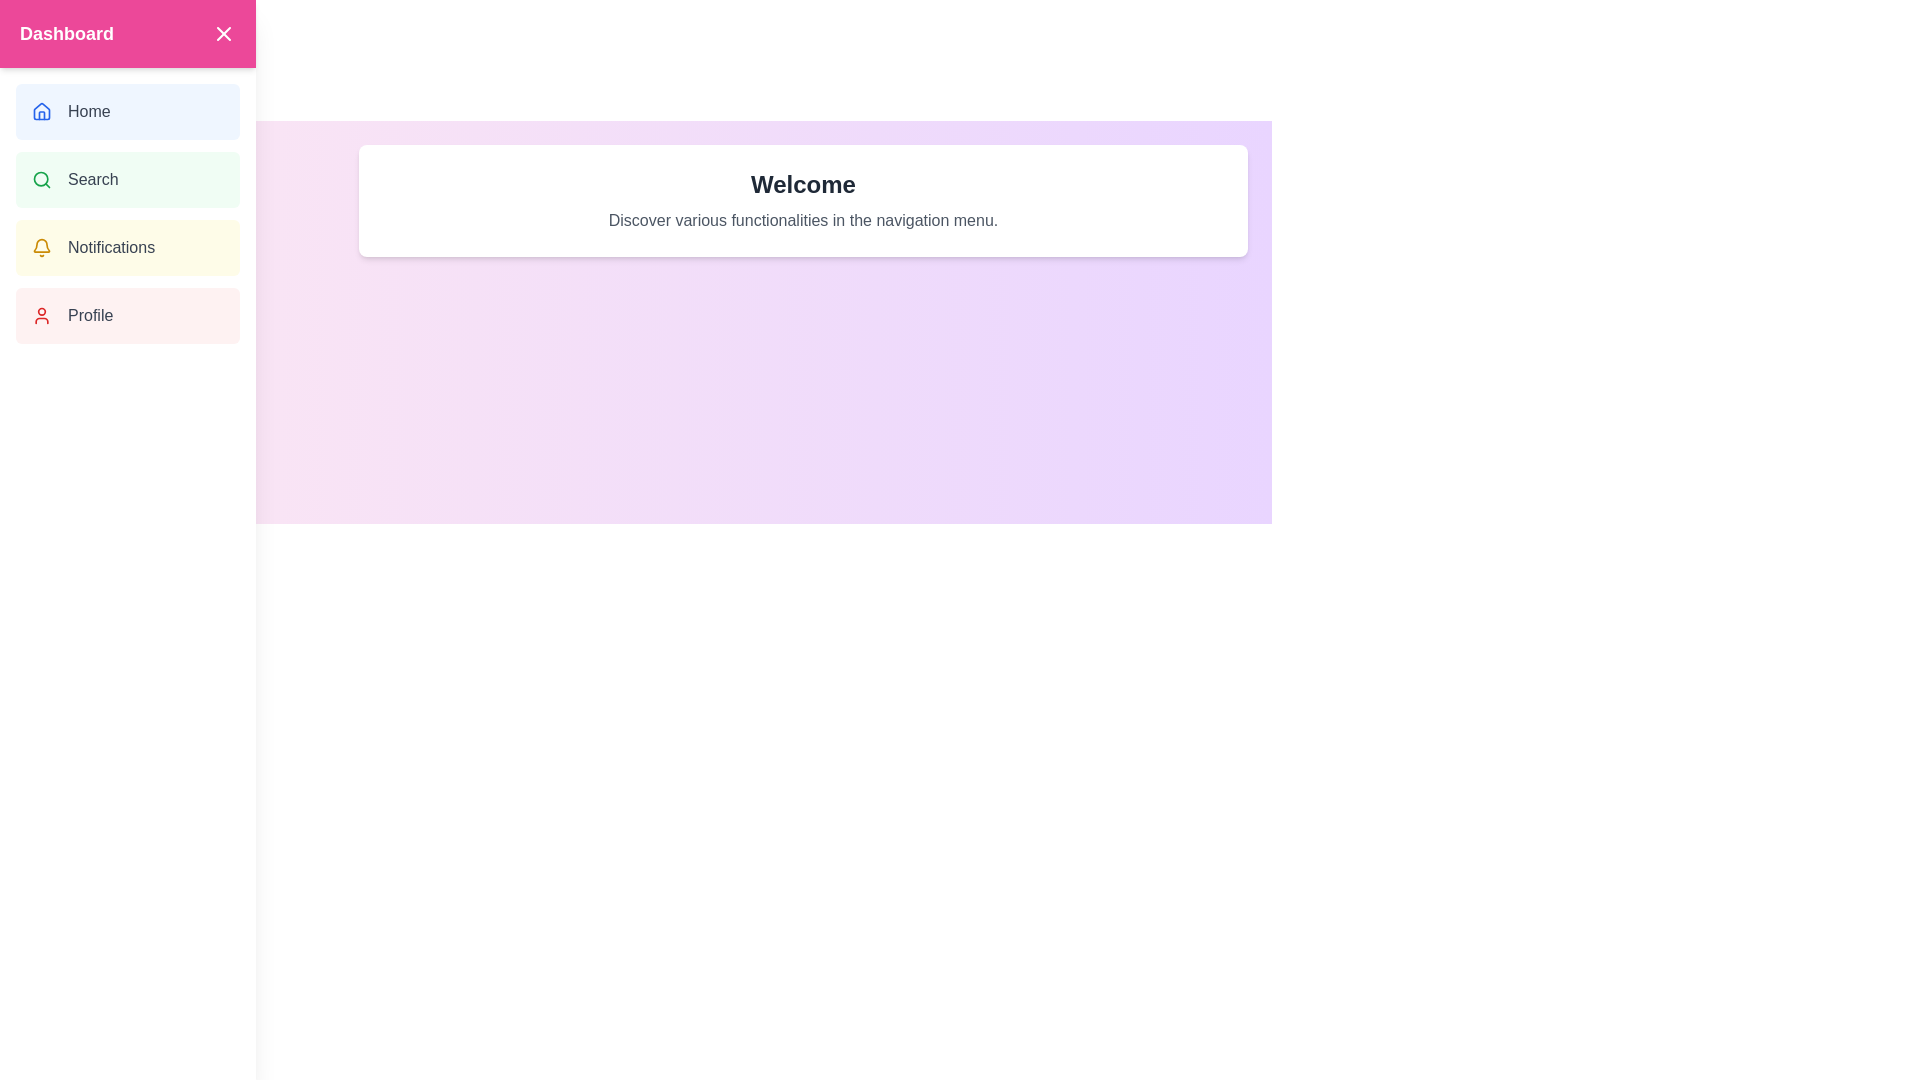 The image size is (1920, 1080). Describe the element at coordinates (127, 111) in the screenshot. I see `the navigation button located at the top of the vertical list in the left-hand menu` at that location.